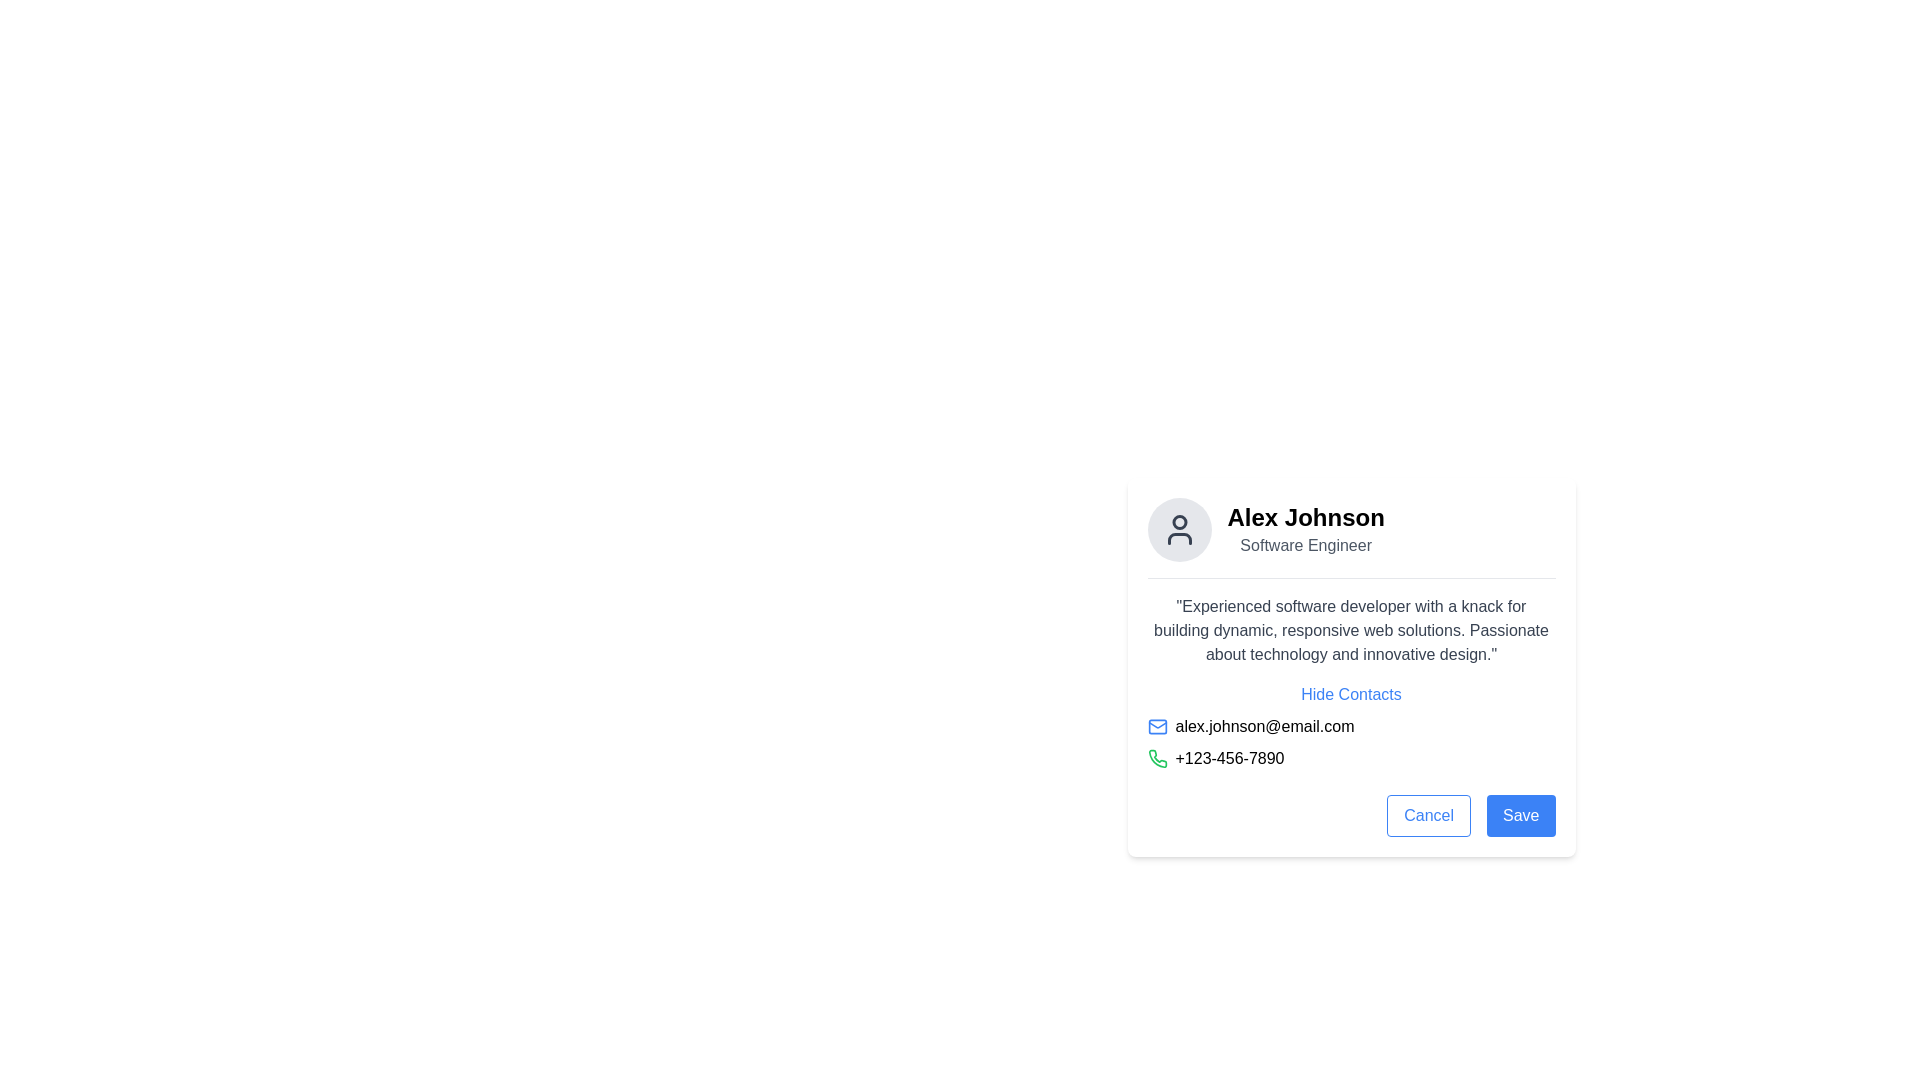  What do you see at coordinates (1306, 528) in the screenshot?
I see `text displayed in the label or text display located in the upper section of the profile card, adjacent to the circular avatar icon` at bounding box center [1306, 528].